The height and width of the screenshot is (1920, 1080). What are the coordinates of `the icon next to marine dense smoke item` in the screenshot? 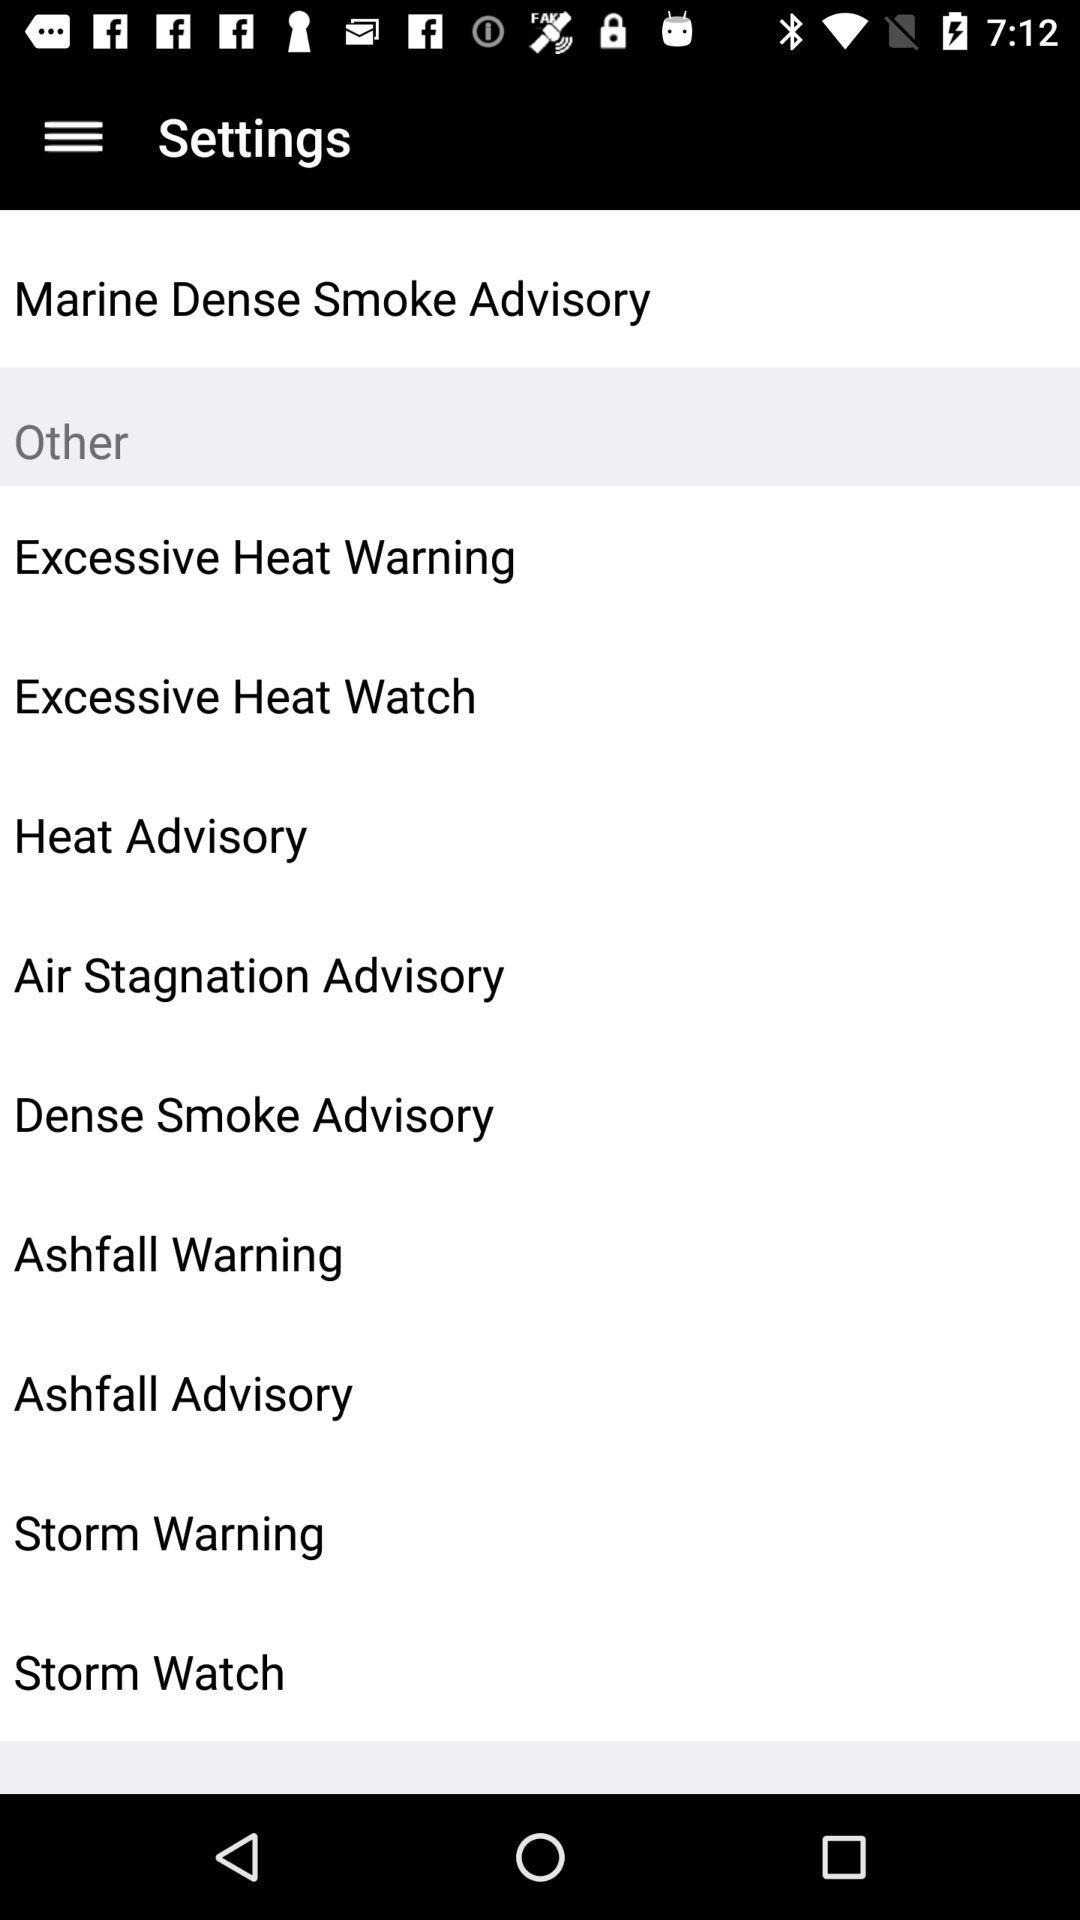 It's located at (1017, 296).